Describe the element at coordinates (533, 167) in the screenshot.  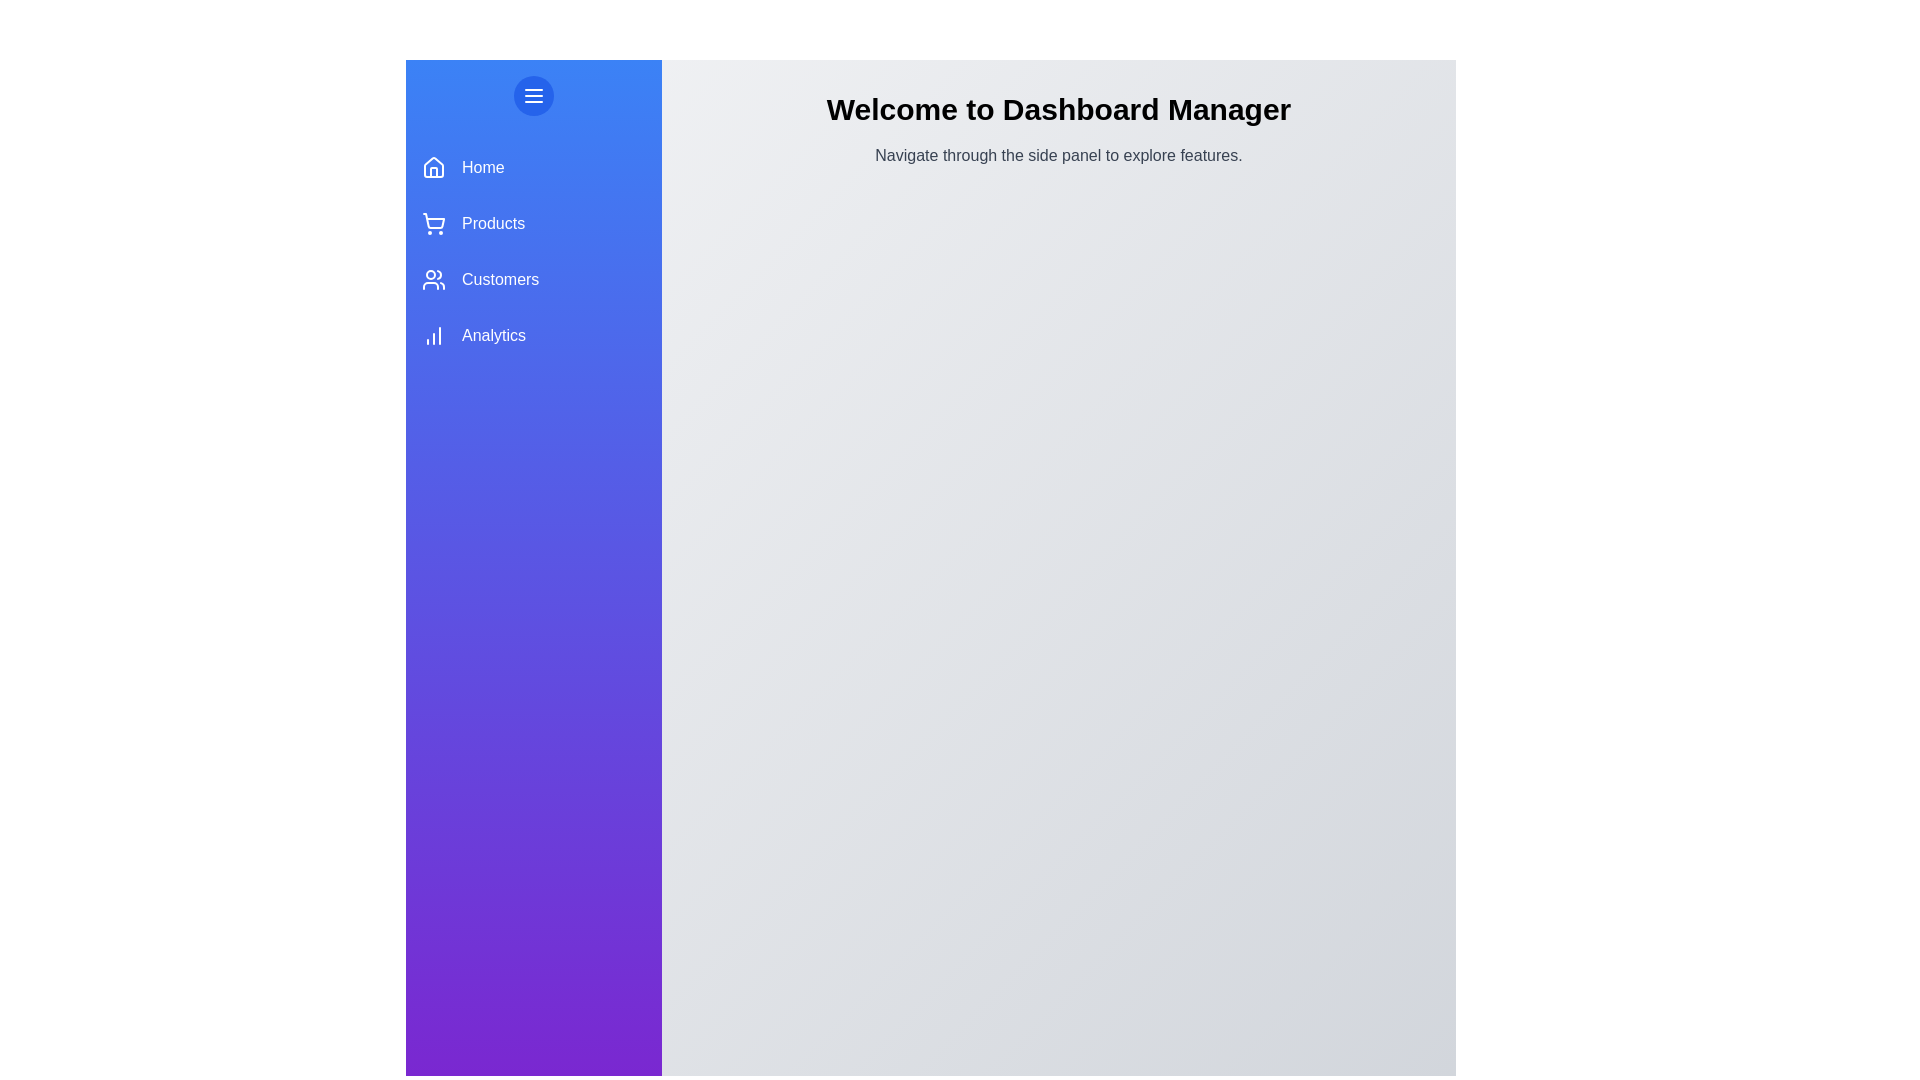
I see `the sidebar item Home to observe its hover effect` at that location.